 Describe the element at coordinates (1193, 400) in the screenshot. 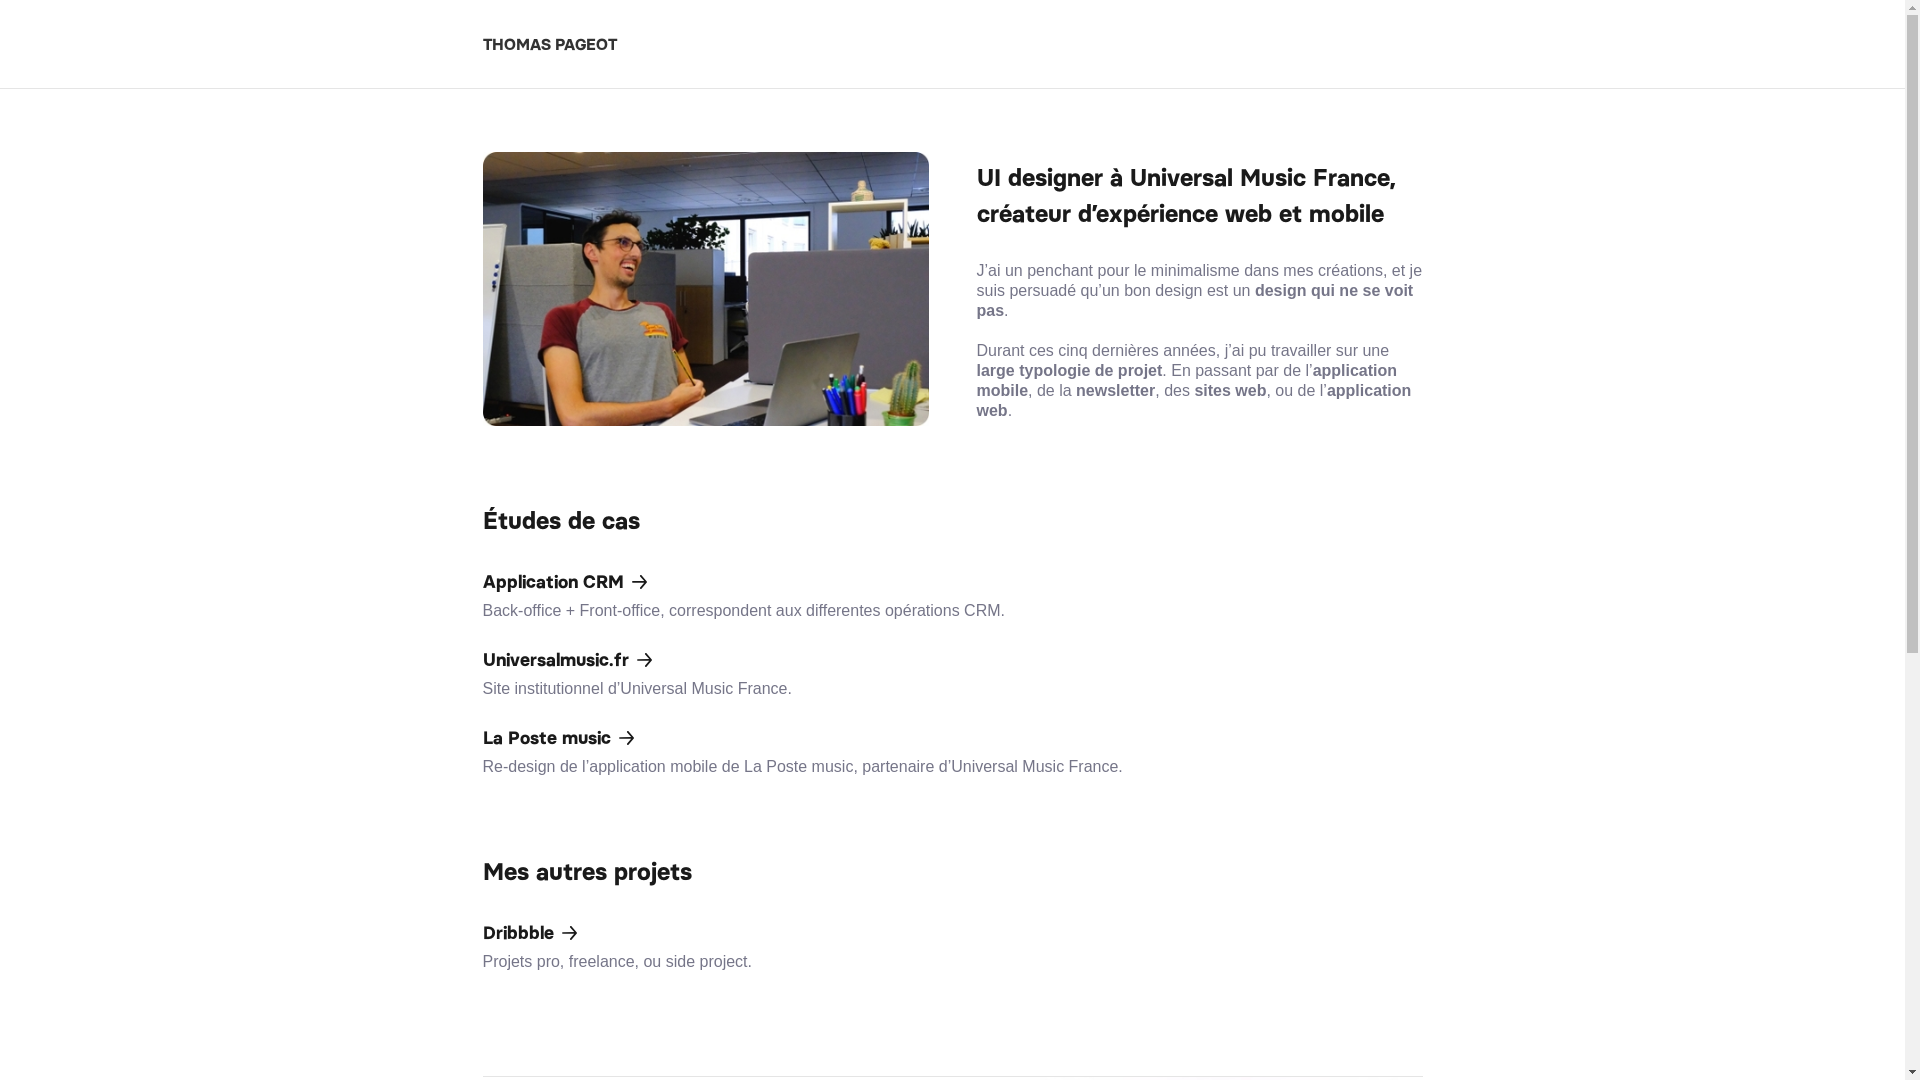

I see `'application web'` at that location.